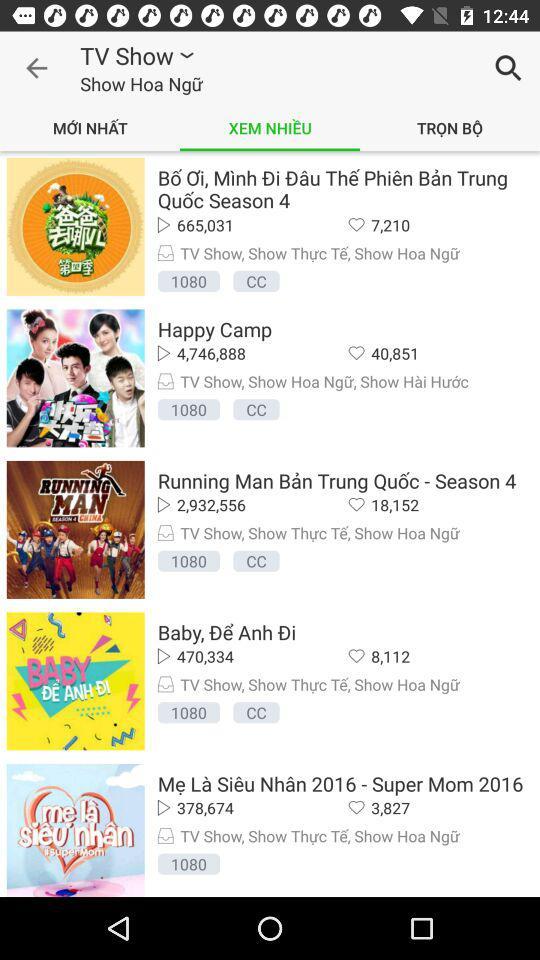 Image resolution: width=540 pixels, height=960 pixels. I want to click on item next to the tv show icon, so click(36, 68).